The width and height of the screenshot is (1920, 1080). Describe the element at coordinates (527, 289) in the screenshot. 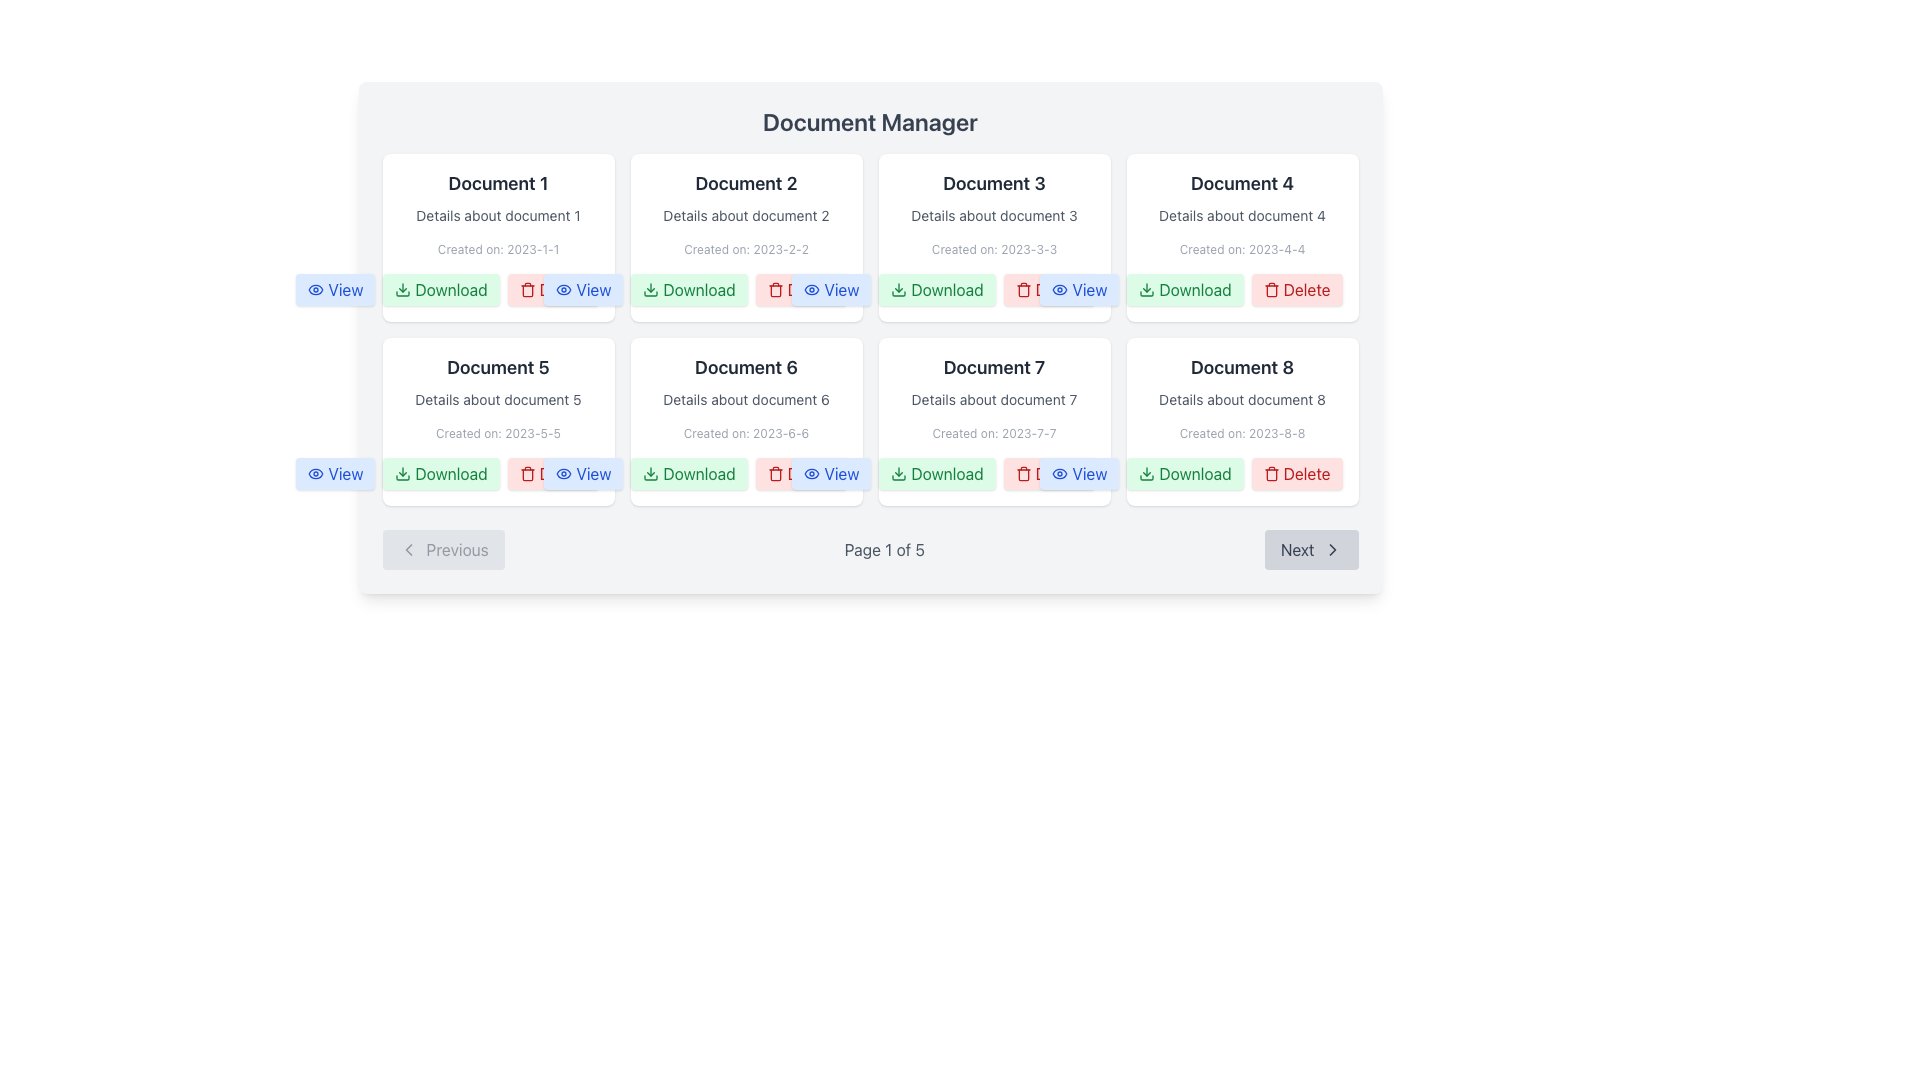

I see `the red trash icon within the 'Delete' button, positioned in the fourth slot of the top row in the grid layout` at that location.